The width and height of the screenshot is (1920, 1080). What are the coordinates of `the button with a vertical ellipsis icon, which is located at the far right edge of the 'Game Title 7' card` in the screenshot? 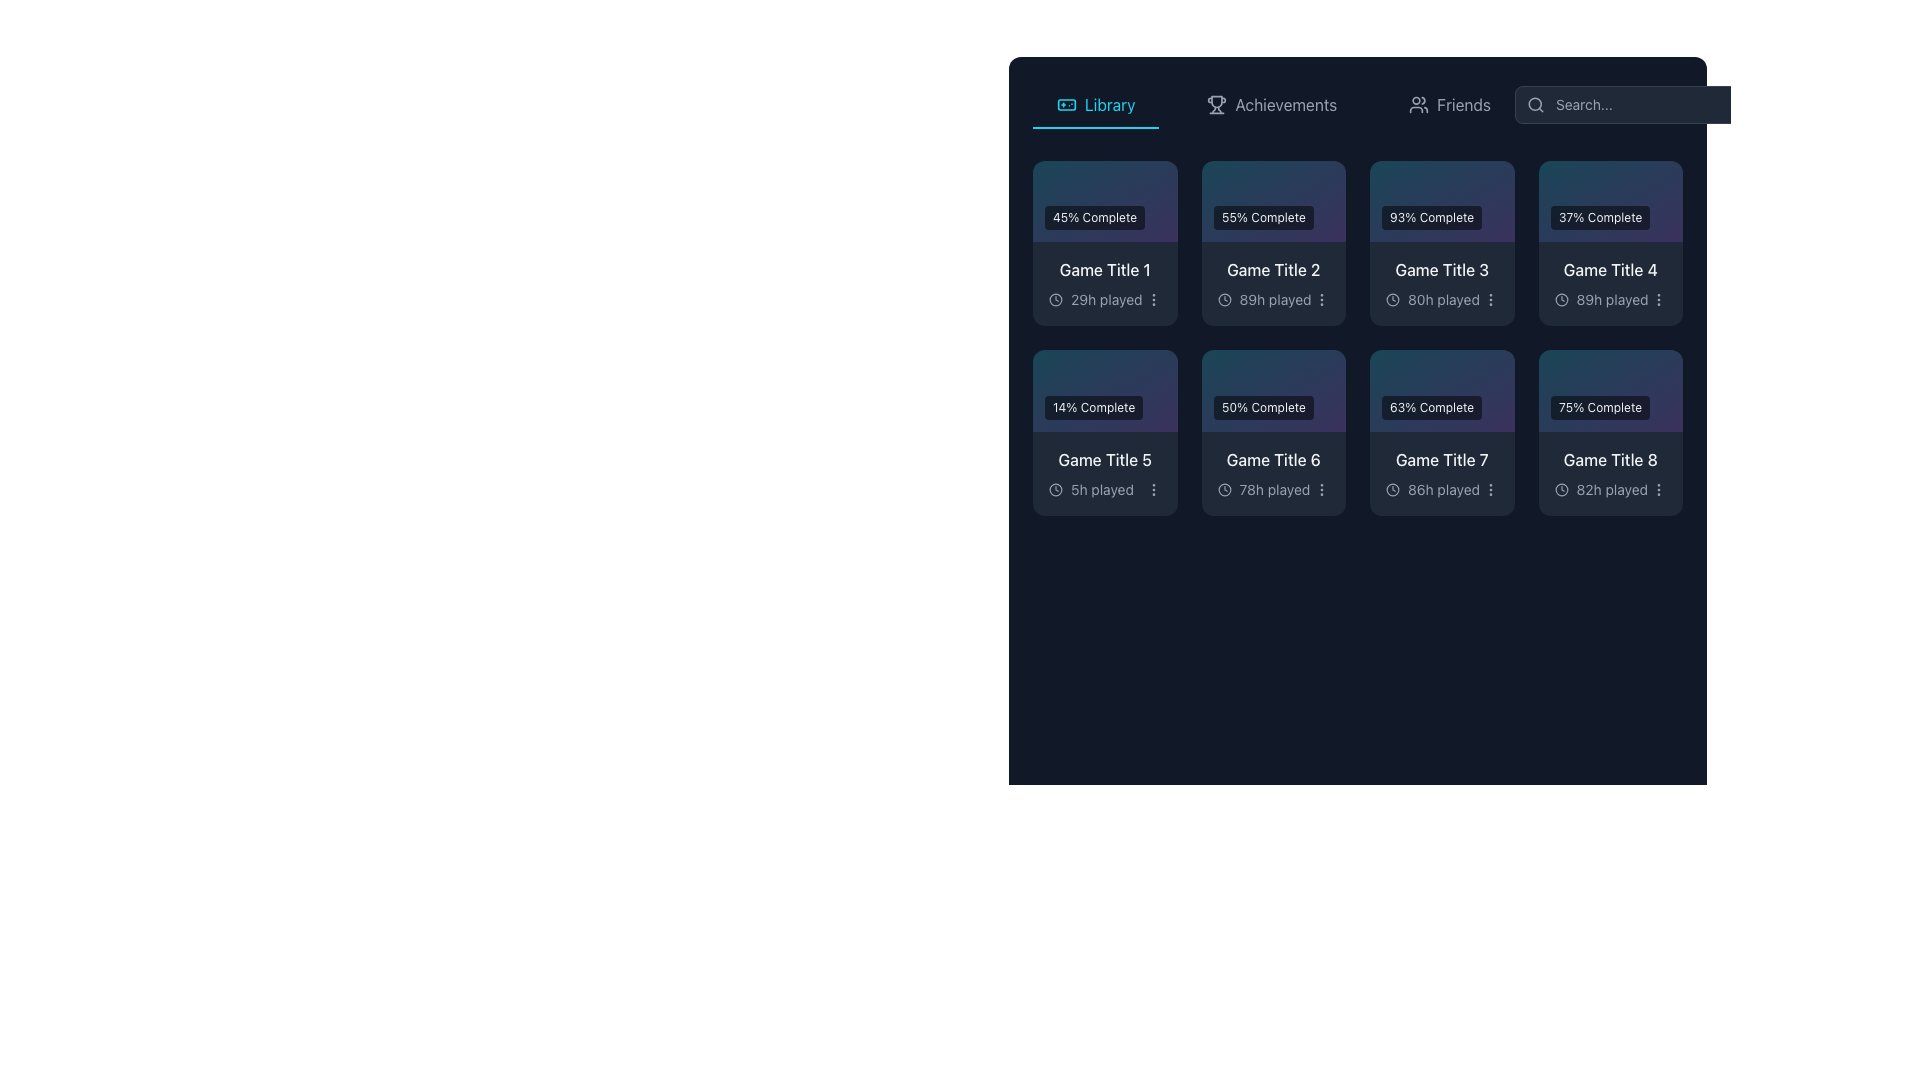 It's located at (1490, 489).